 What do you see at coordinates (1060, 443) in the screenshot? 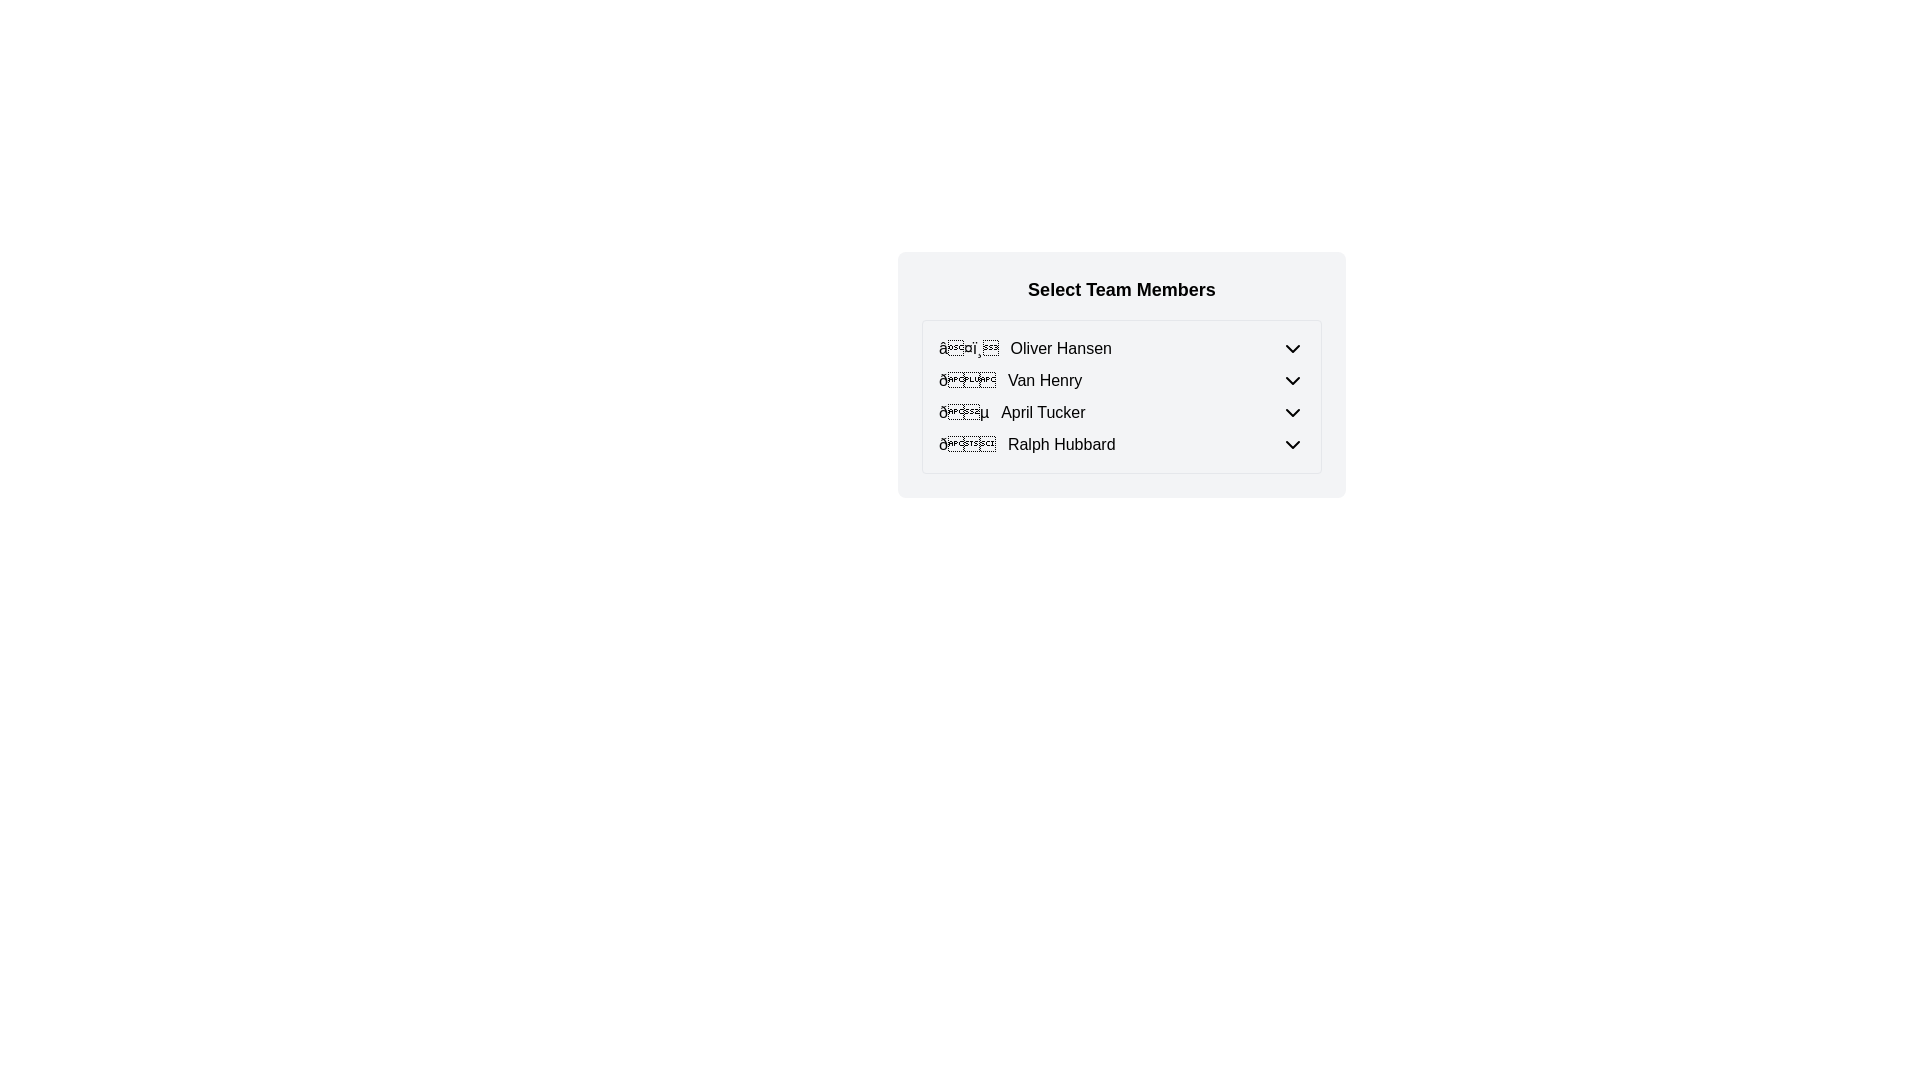
I see `the text label displaying the name 'Ralph Hubbard', which is the fourth item in a vertical list of team members` at bounding box center [1060, 443].